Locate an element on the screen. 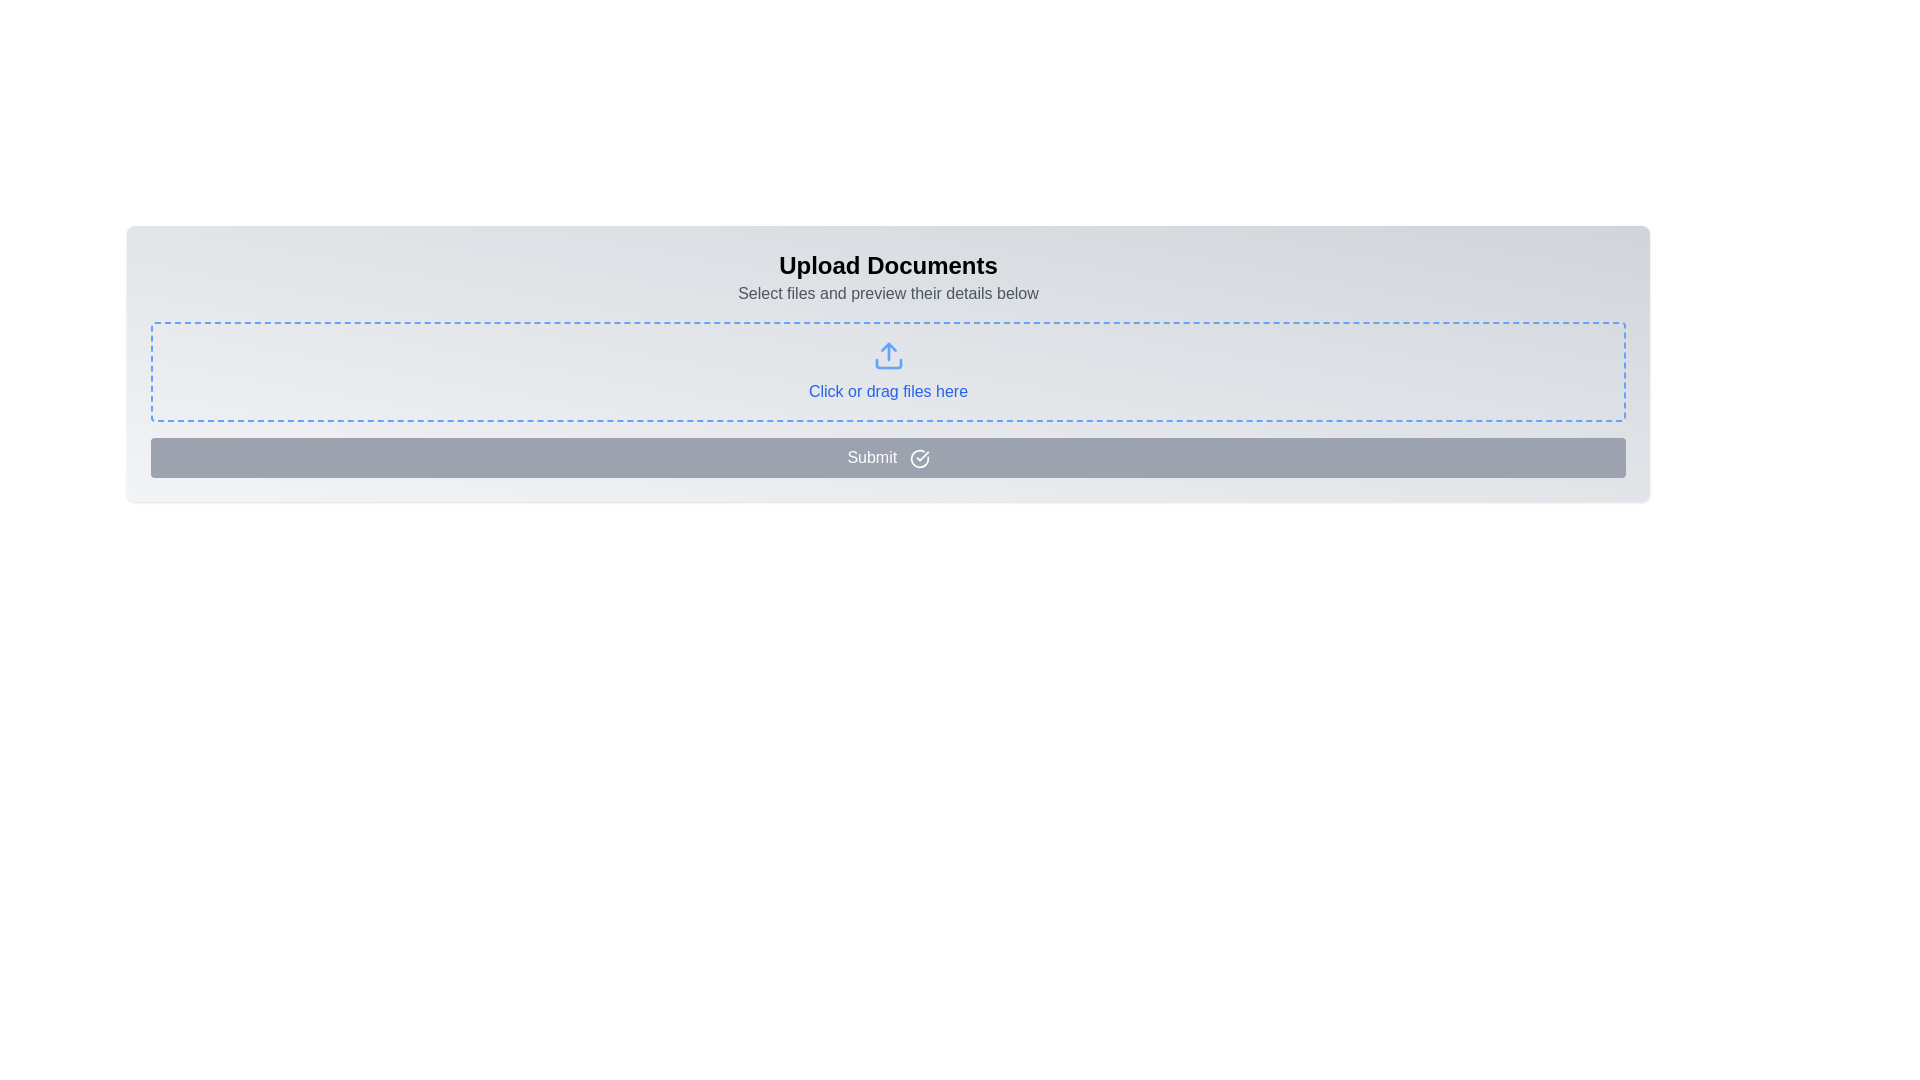 This screenshot has height=1080, width=1920. the upload icon located near the center of the dashed-bordered area, above the text 'Click or drag files here' is located at coordinates (887, 354).